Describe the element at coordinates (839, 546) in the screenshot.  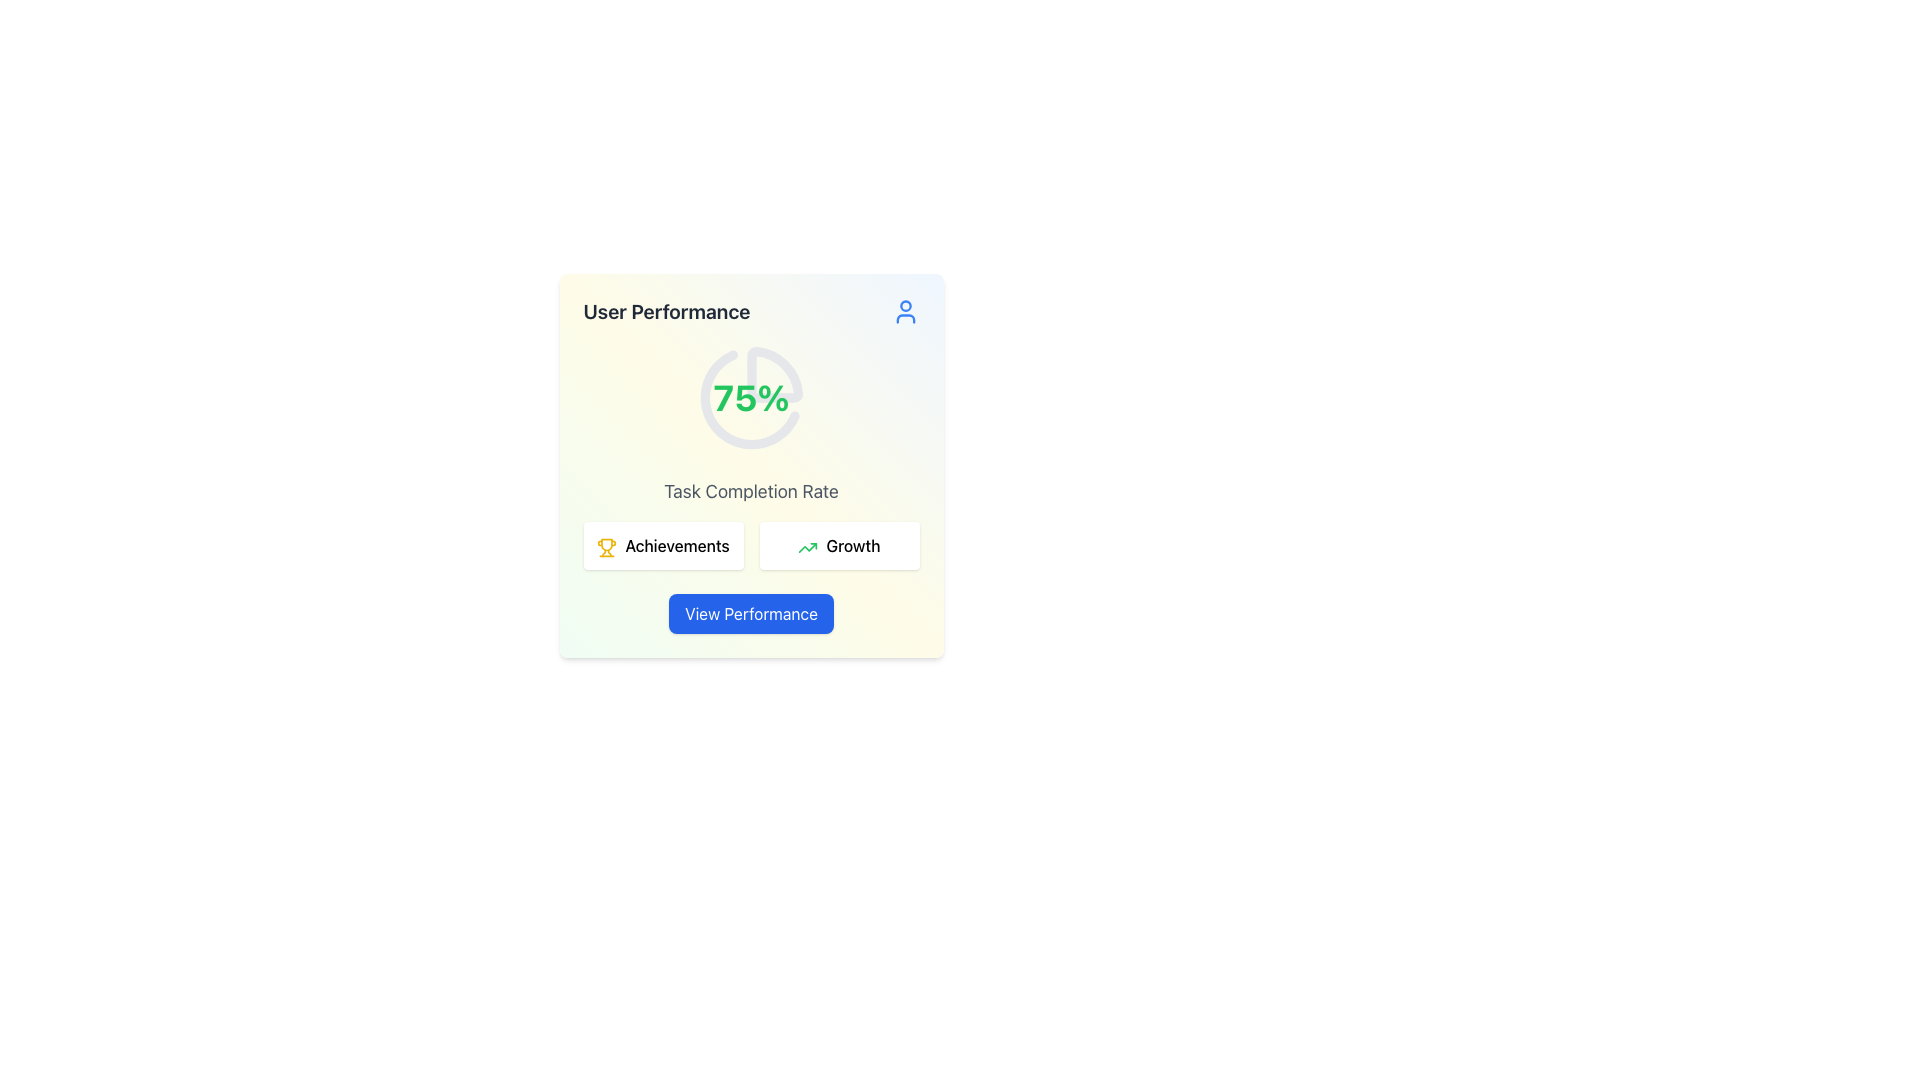
I see `the second card labeled 'Growth' that features an upward green arrow icon, located in the user performance dashboard` at that location.